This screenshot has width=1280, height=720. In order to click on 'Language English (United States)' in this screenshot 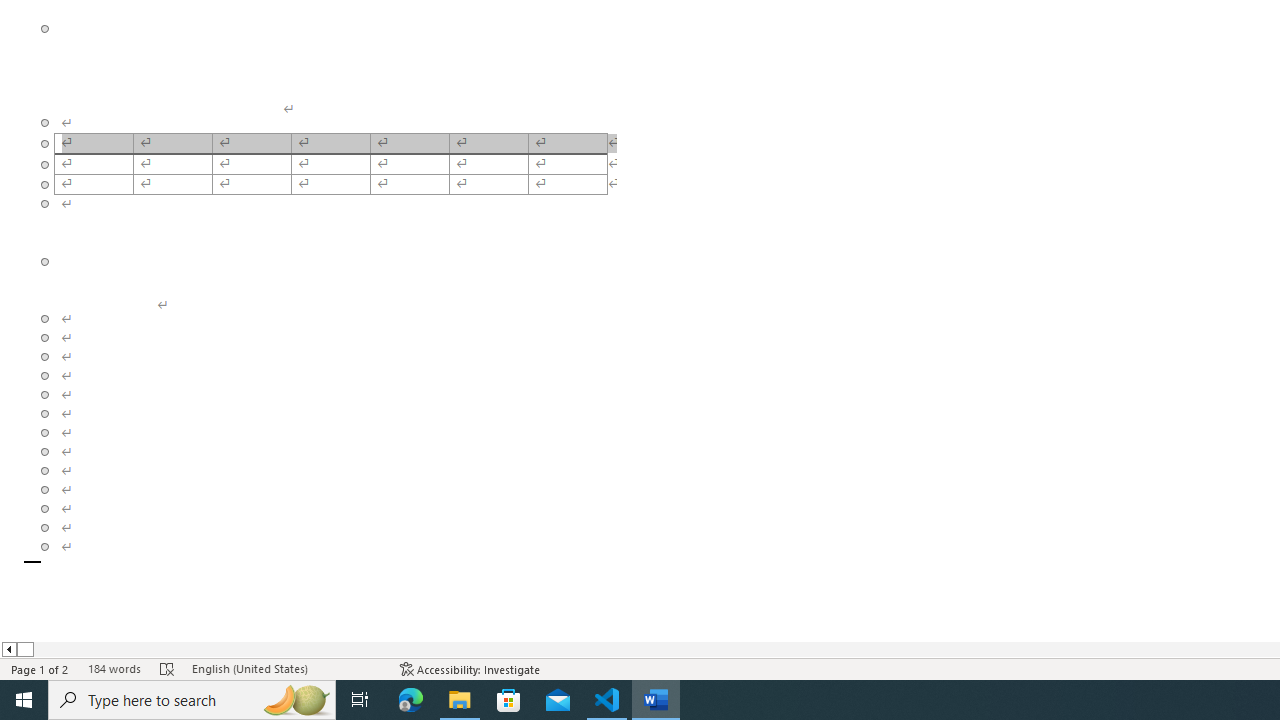, I will do `click(285, 669)`.